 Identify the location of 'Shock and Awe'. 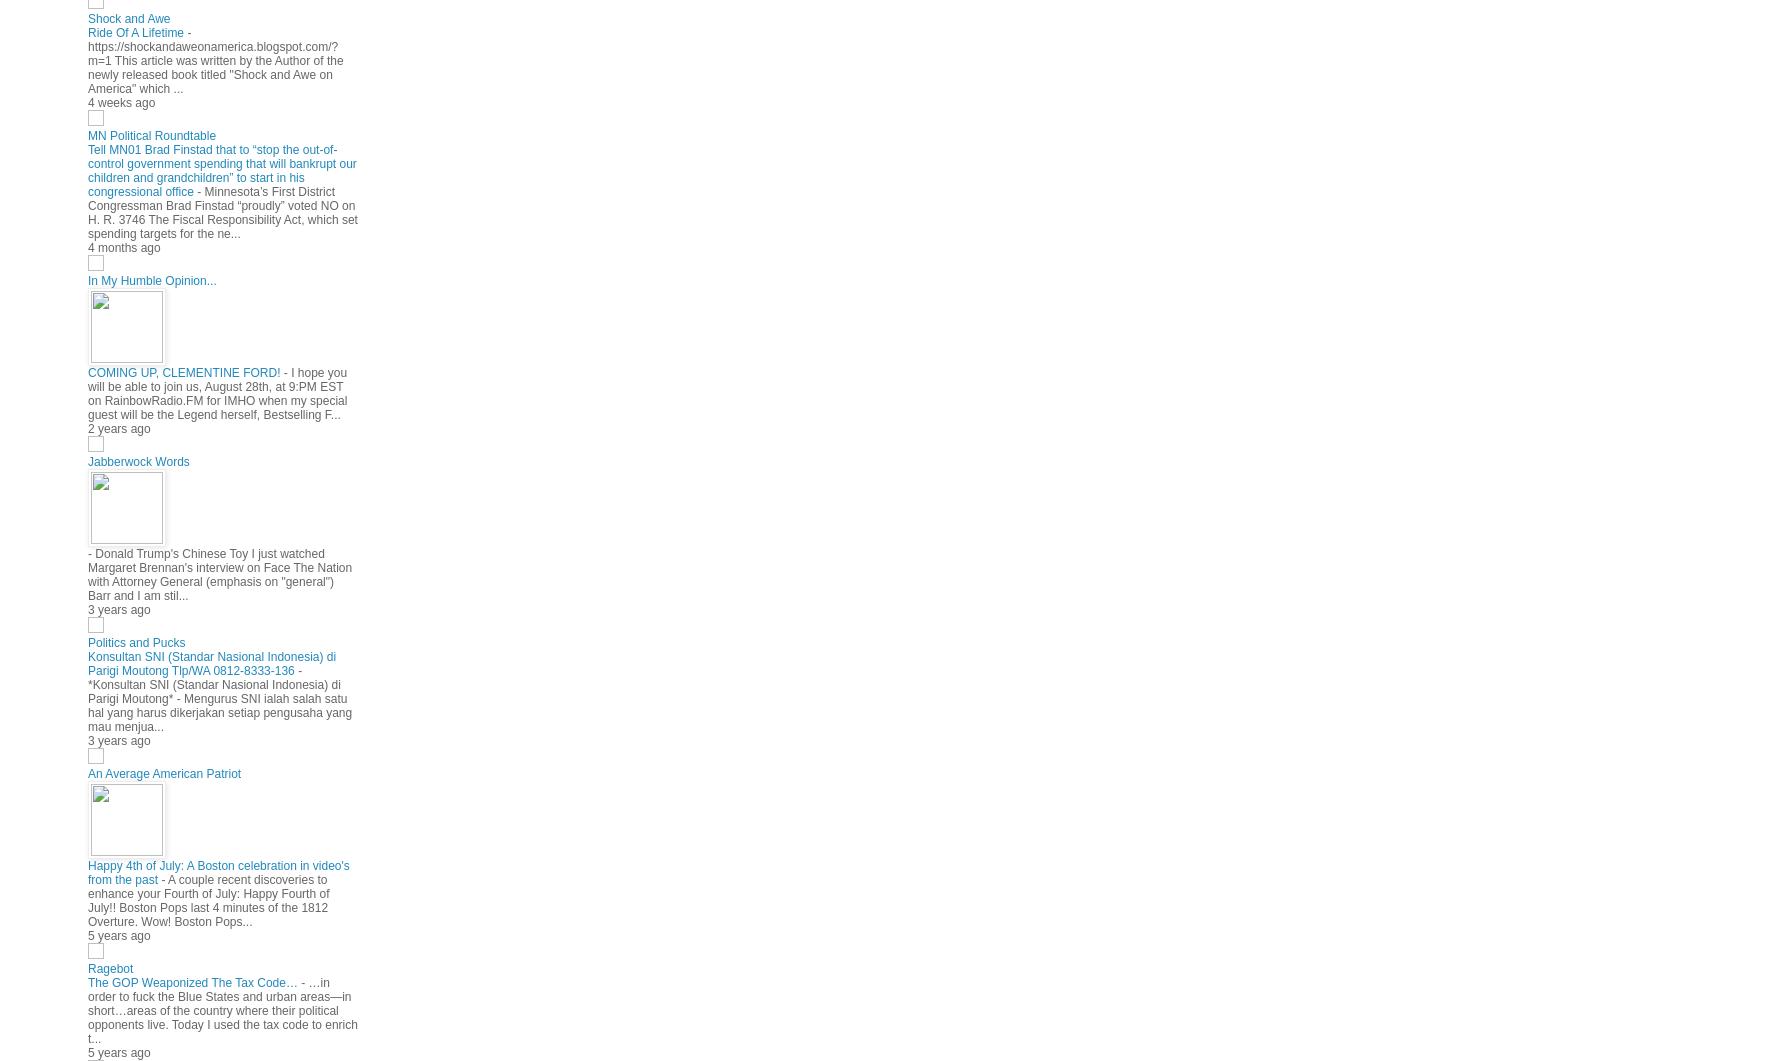
(128, 18).